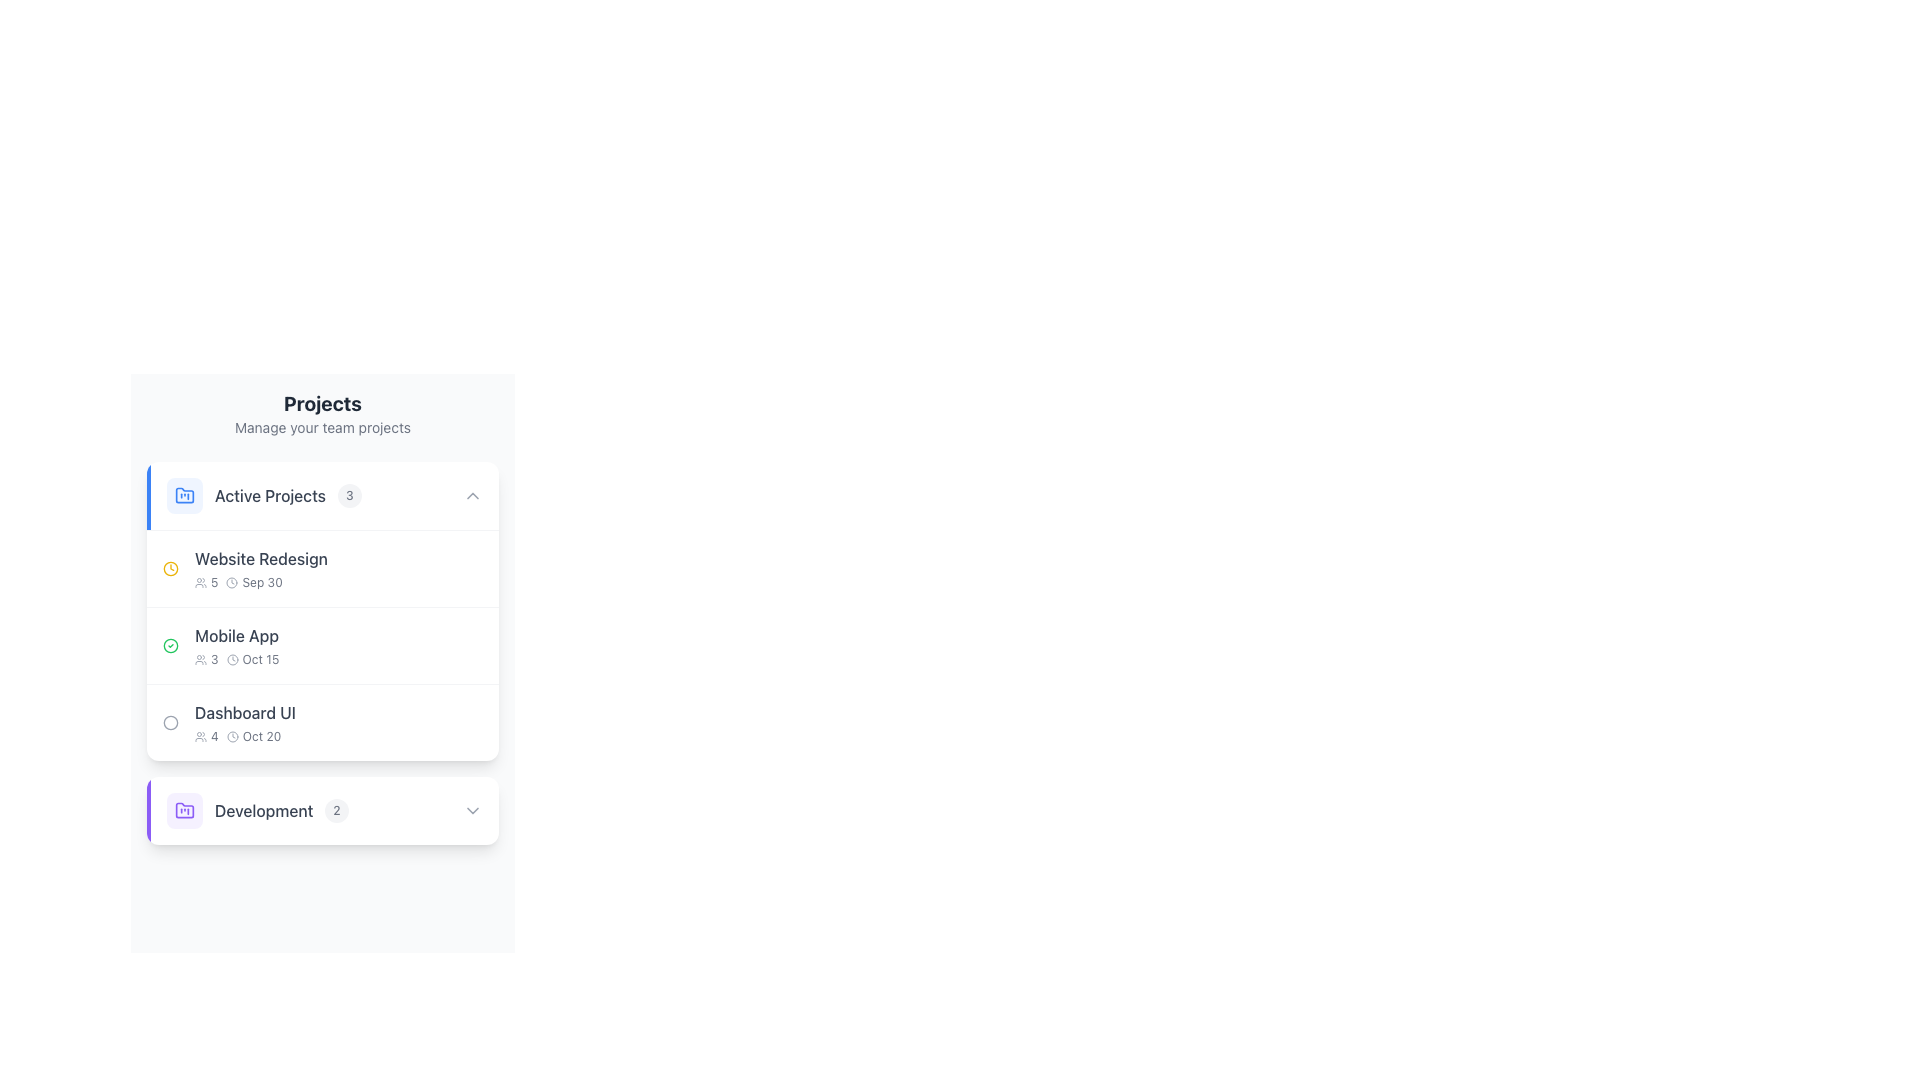  Describe the element at coordinates (322, 404) in the screenshot. I see `the bold text label 'Projects' that is styled with a larger font size and dark gray color, positioned at the top-left of the content area` at that location.